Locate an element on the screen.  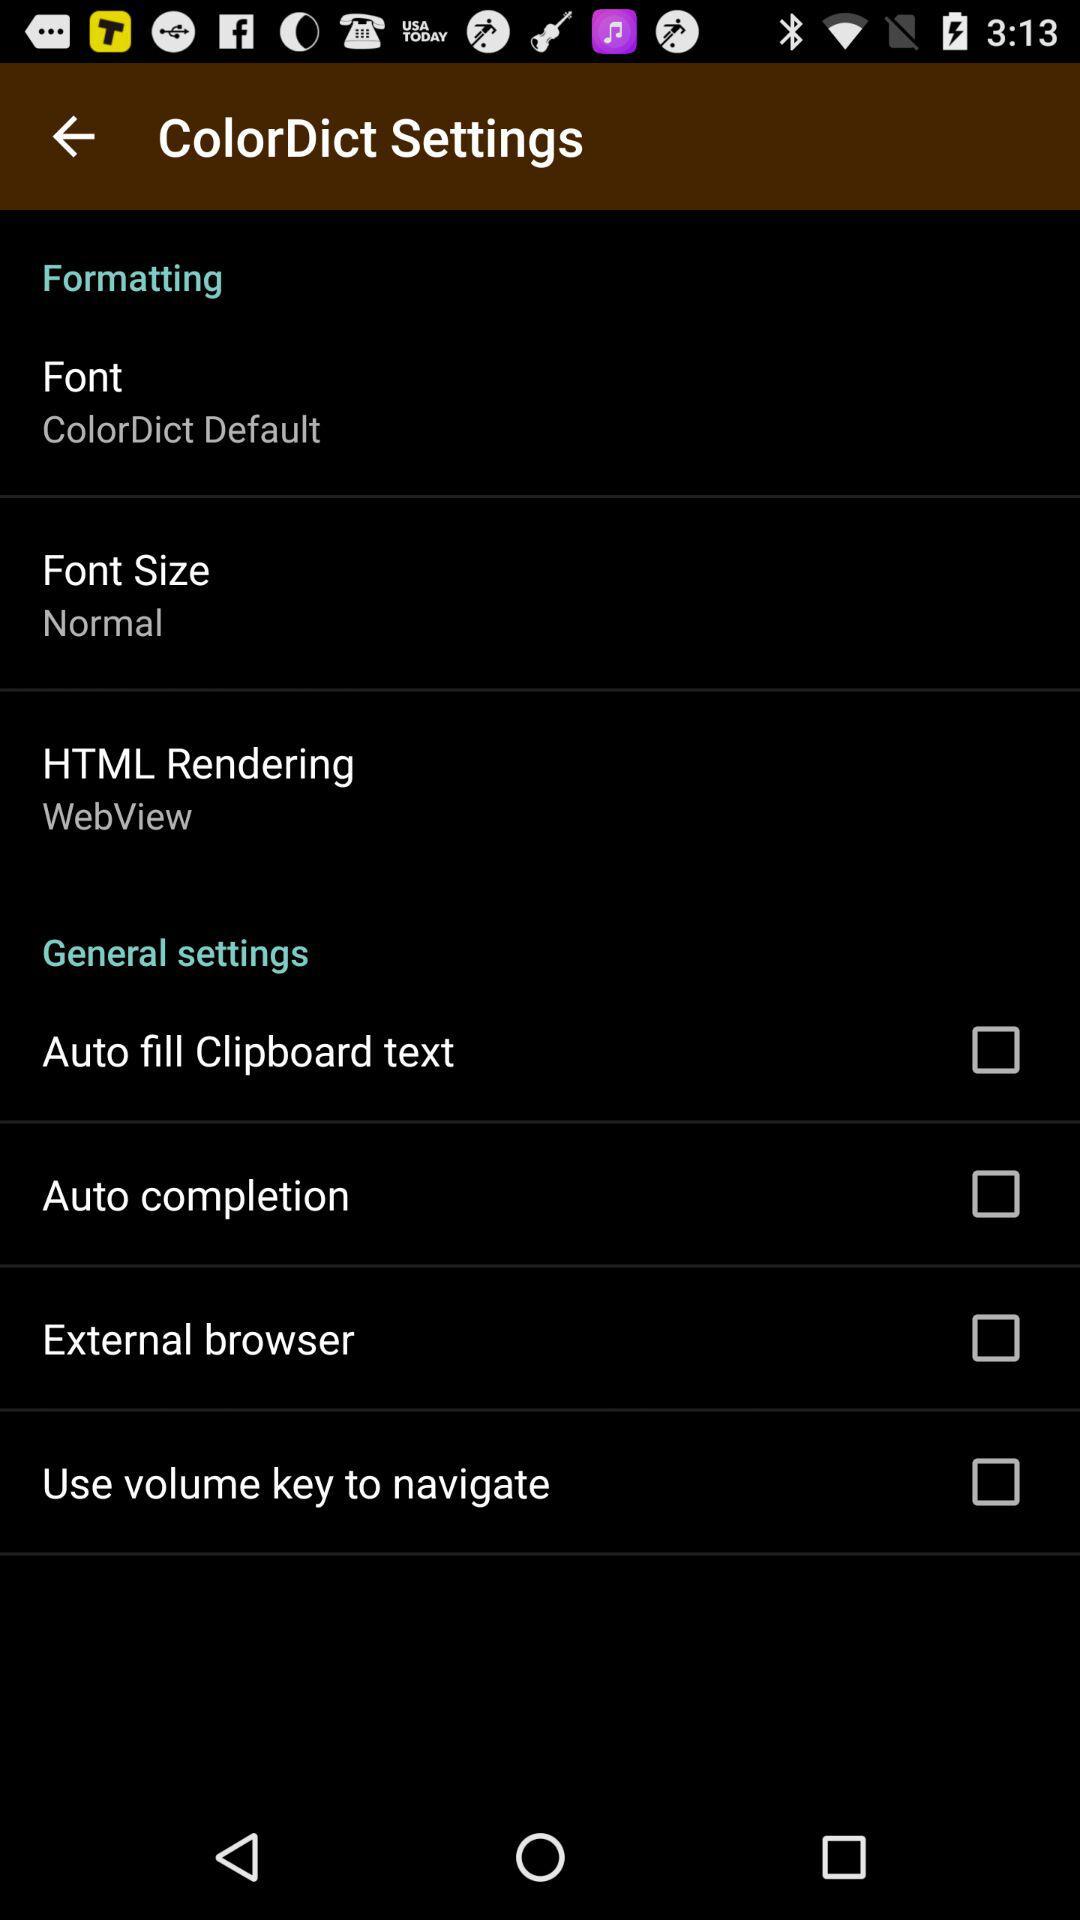
the icon below normal item is located at coordinates (198, 761).